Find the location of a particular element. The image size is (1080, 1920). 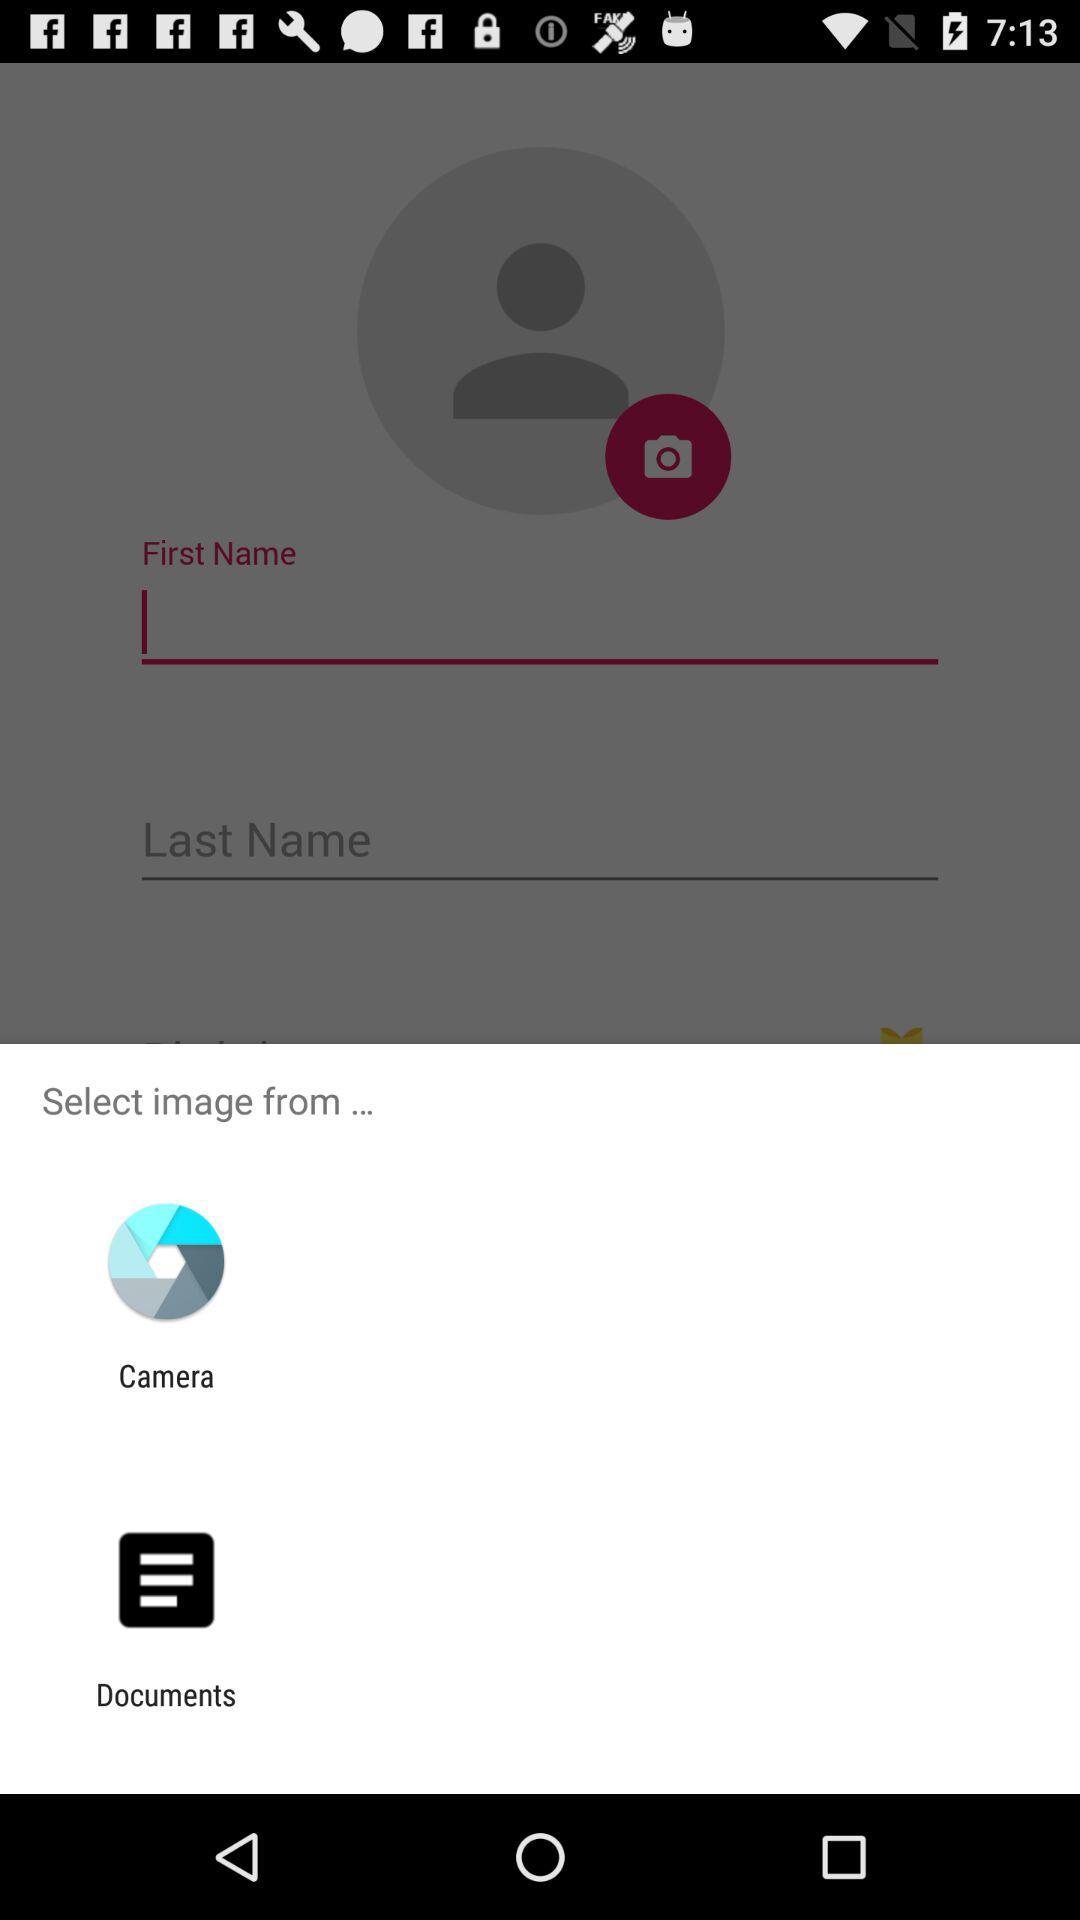

the documents is located at coordinates (165, 1711).